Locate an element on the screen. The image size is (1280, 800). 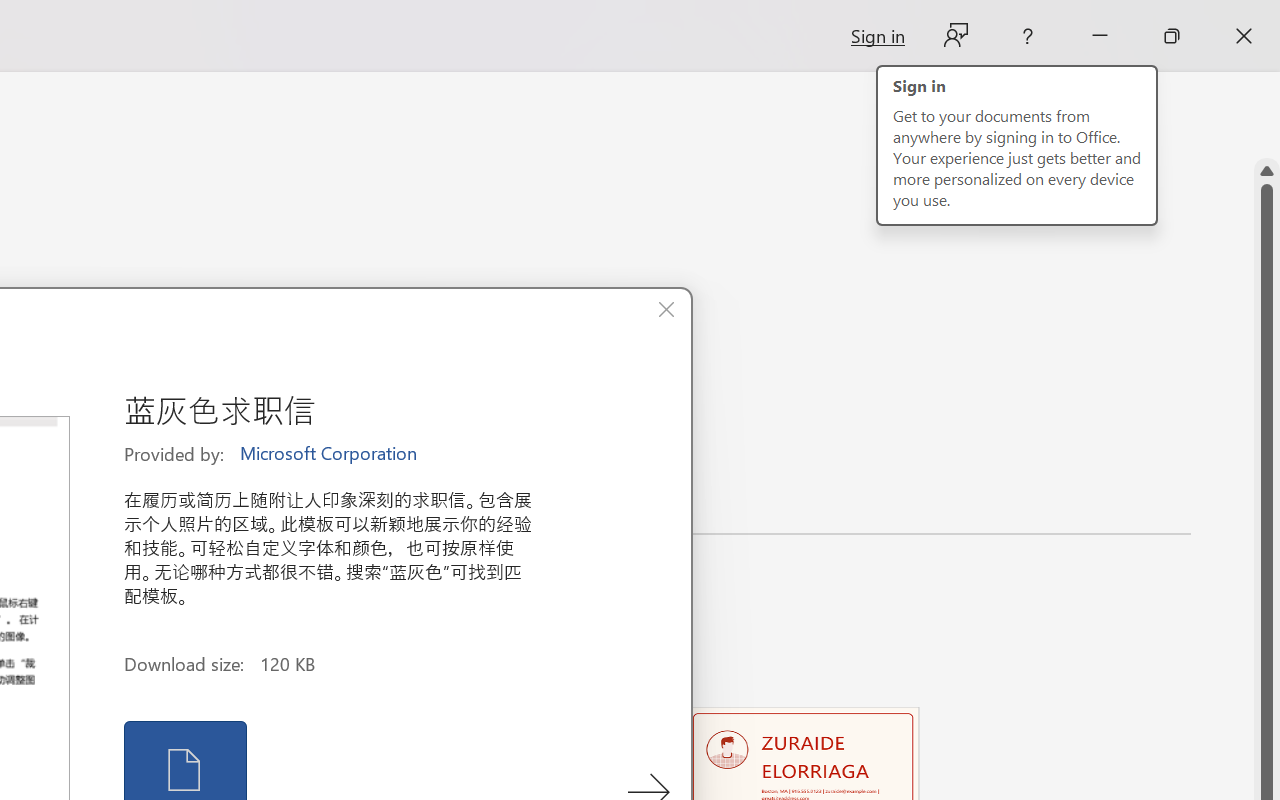
'Line up' is located at coordinates (1266, 170).